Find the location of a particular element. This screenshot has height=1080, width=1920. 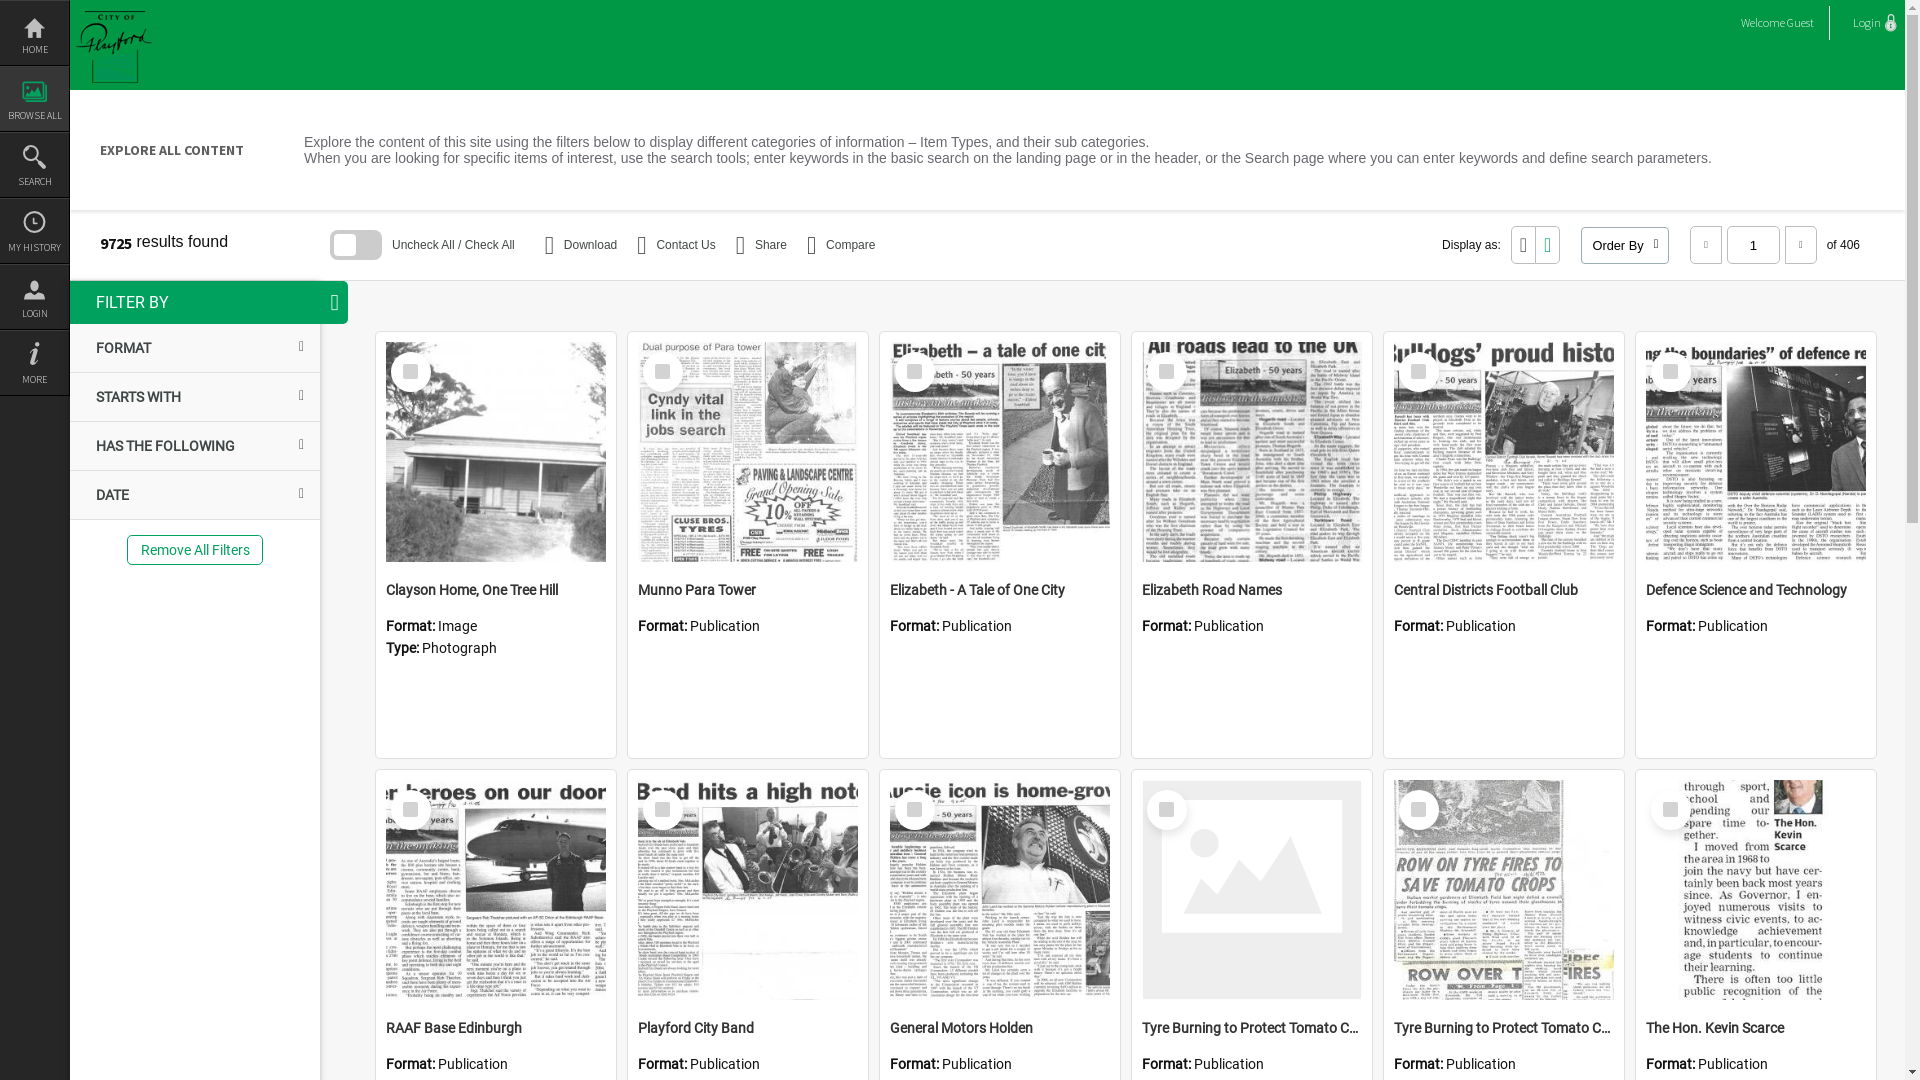

'MORE' is located at coordinates (34, 362).